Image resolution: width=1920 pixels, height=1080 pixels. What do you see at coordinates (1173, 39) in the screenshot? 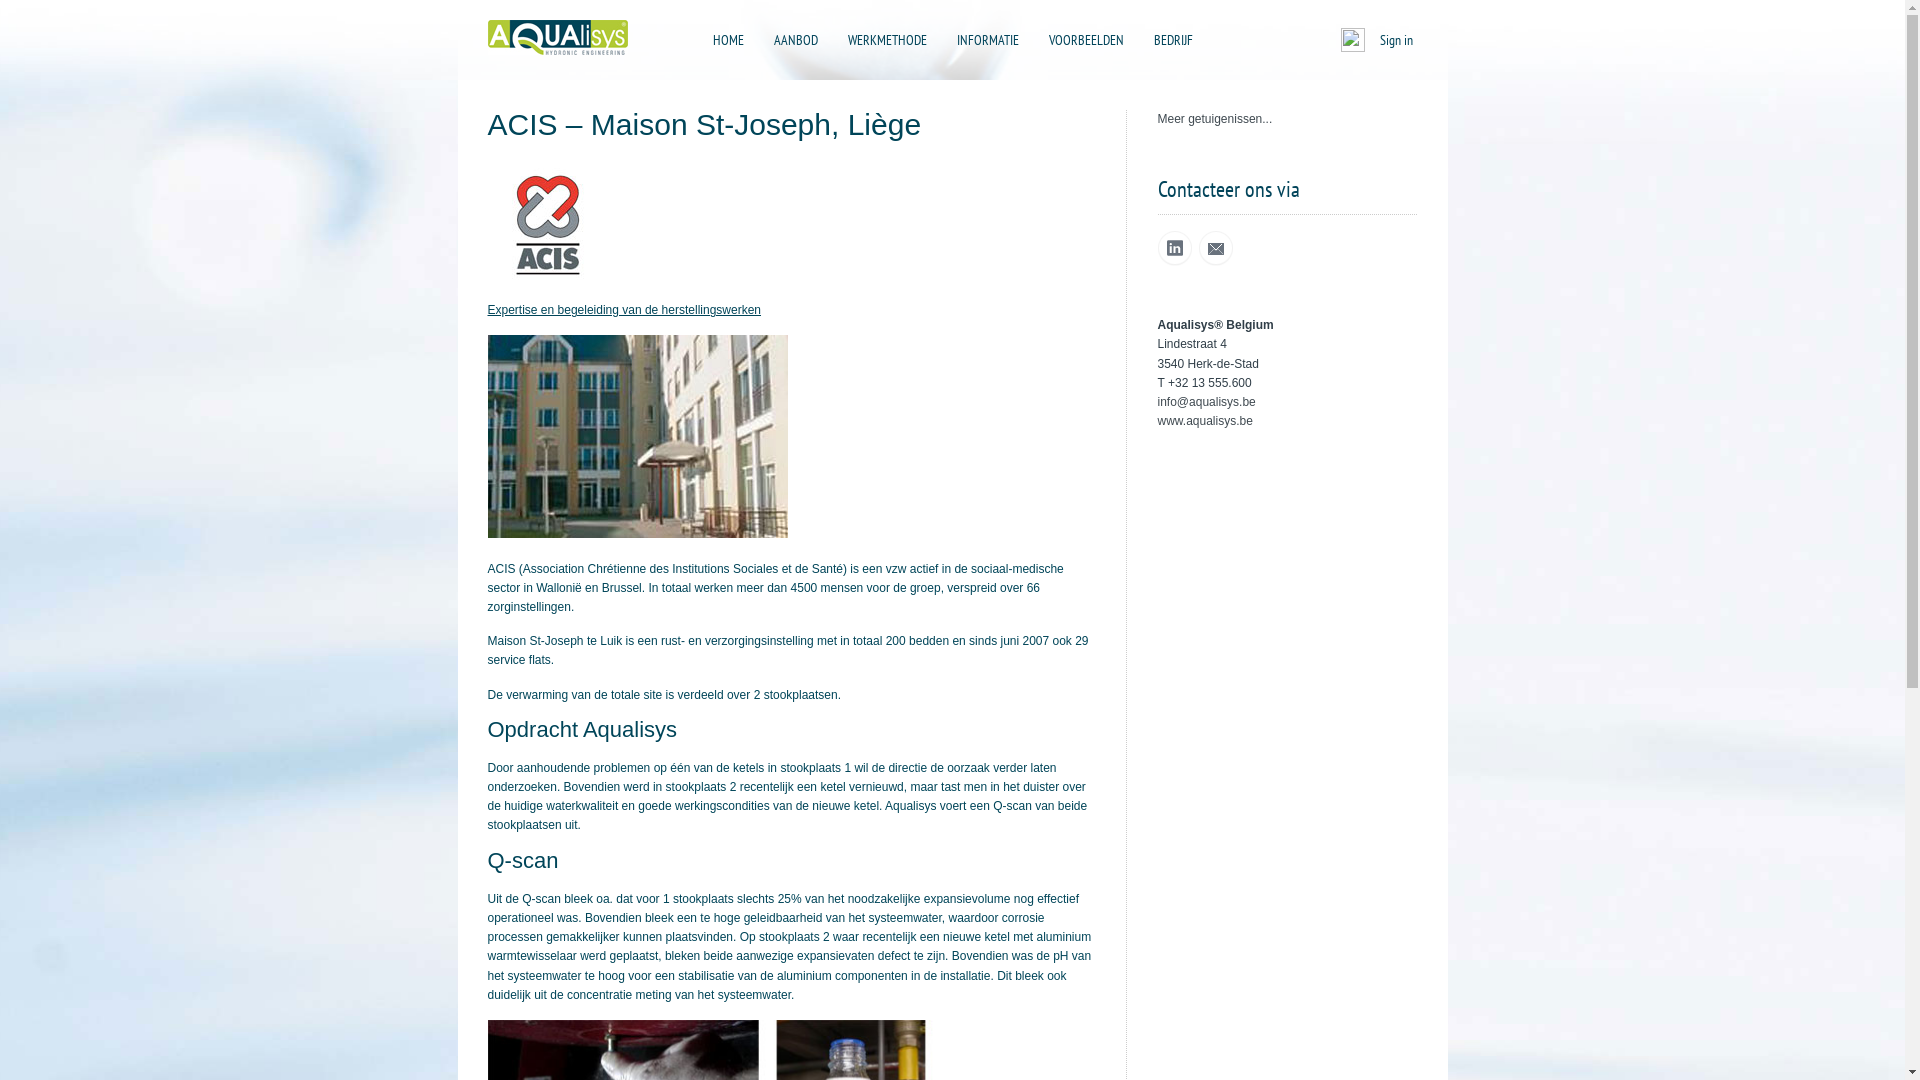
I see `'BEDRIJF'` at bounding box center [1173, 39].